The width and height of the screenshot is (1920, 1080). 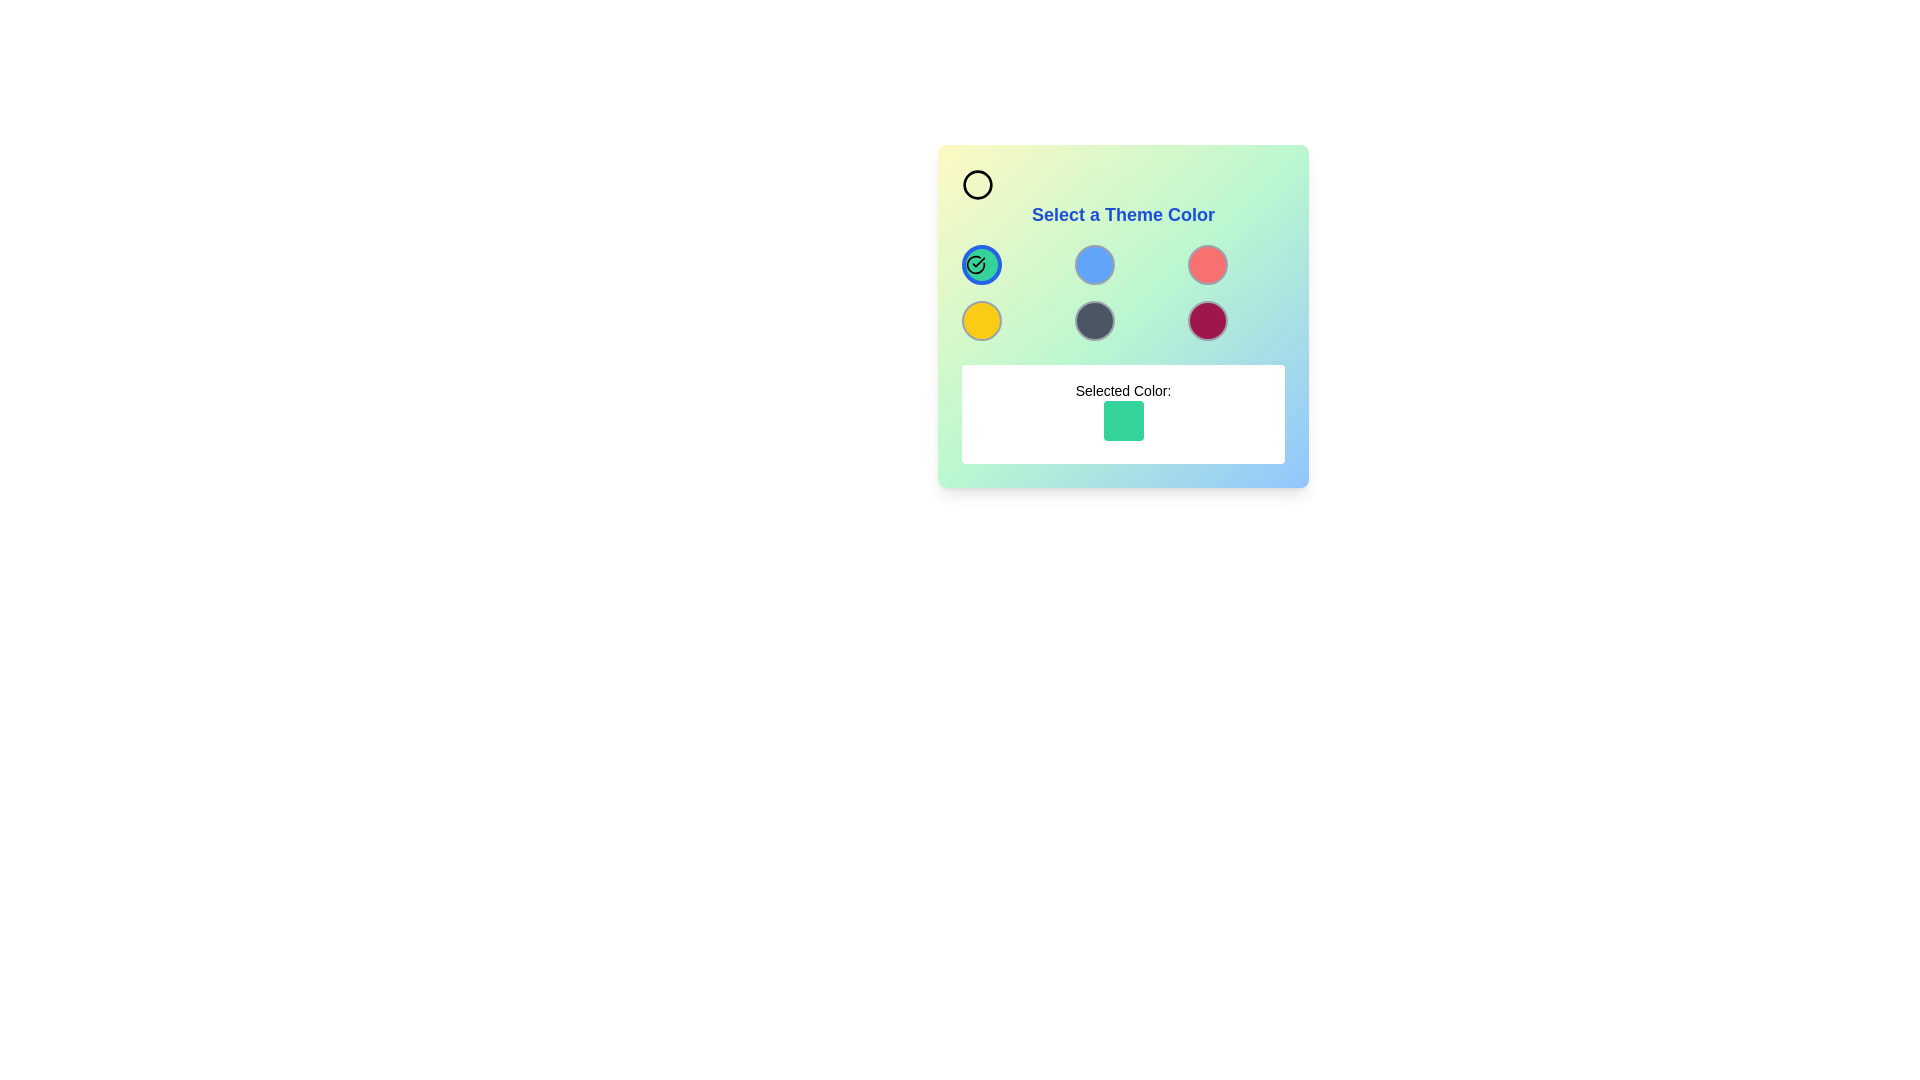 What do you see at coordinates (1093, 319) in the screenshot?
I see `the circular button with a dark gray fill and medium gray border located in the second row and second column of a 3x3 grid layout` at bounding box center [1093, 319].